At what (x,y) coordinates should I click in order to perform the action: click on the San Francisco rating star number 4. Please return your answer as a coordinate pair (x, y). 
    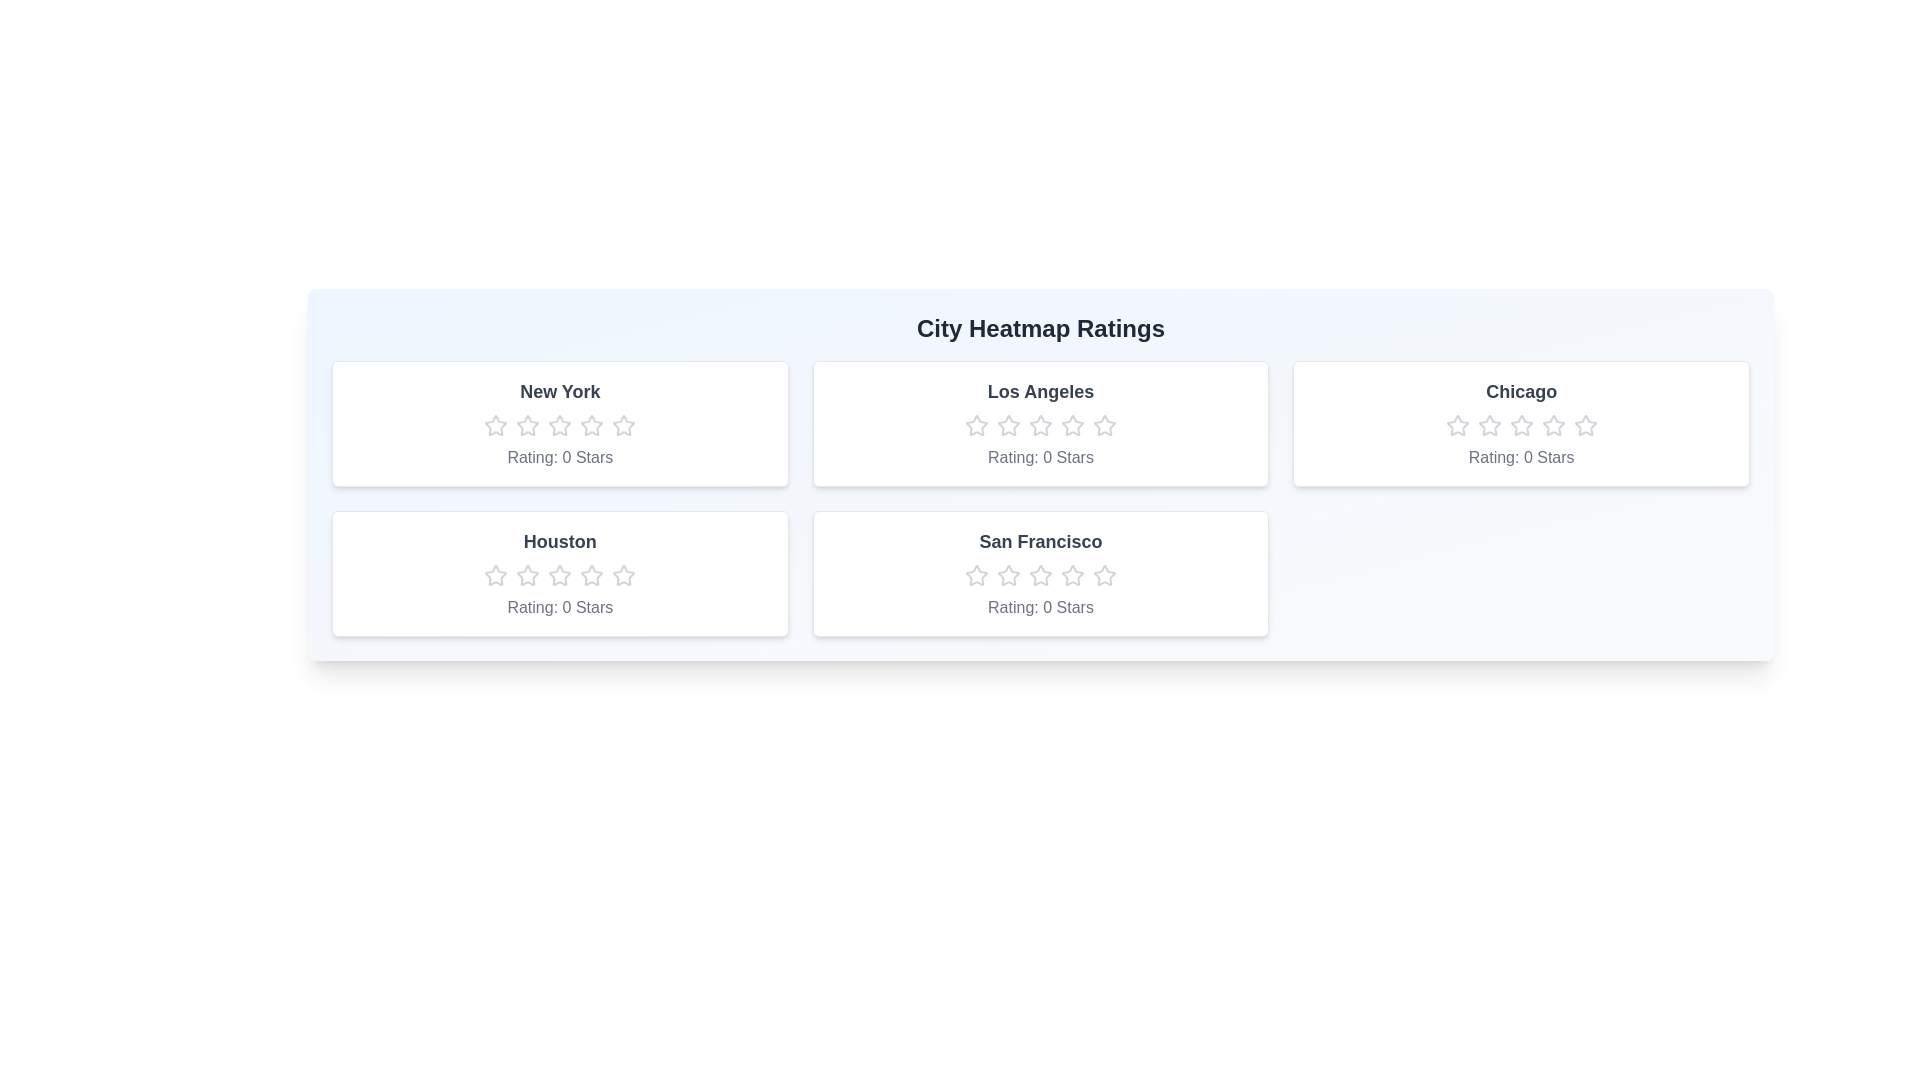
    Looking at the image, I should click on (1071, 575).